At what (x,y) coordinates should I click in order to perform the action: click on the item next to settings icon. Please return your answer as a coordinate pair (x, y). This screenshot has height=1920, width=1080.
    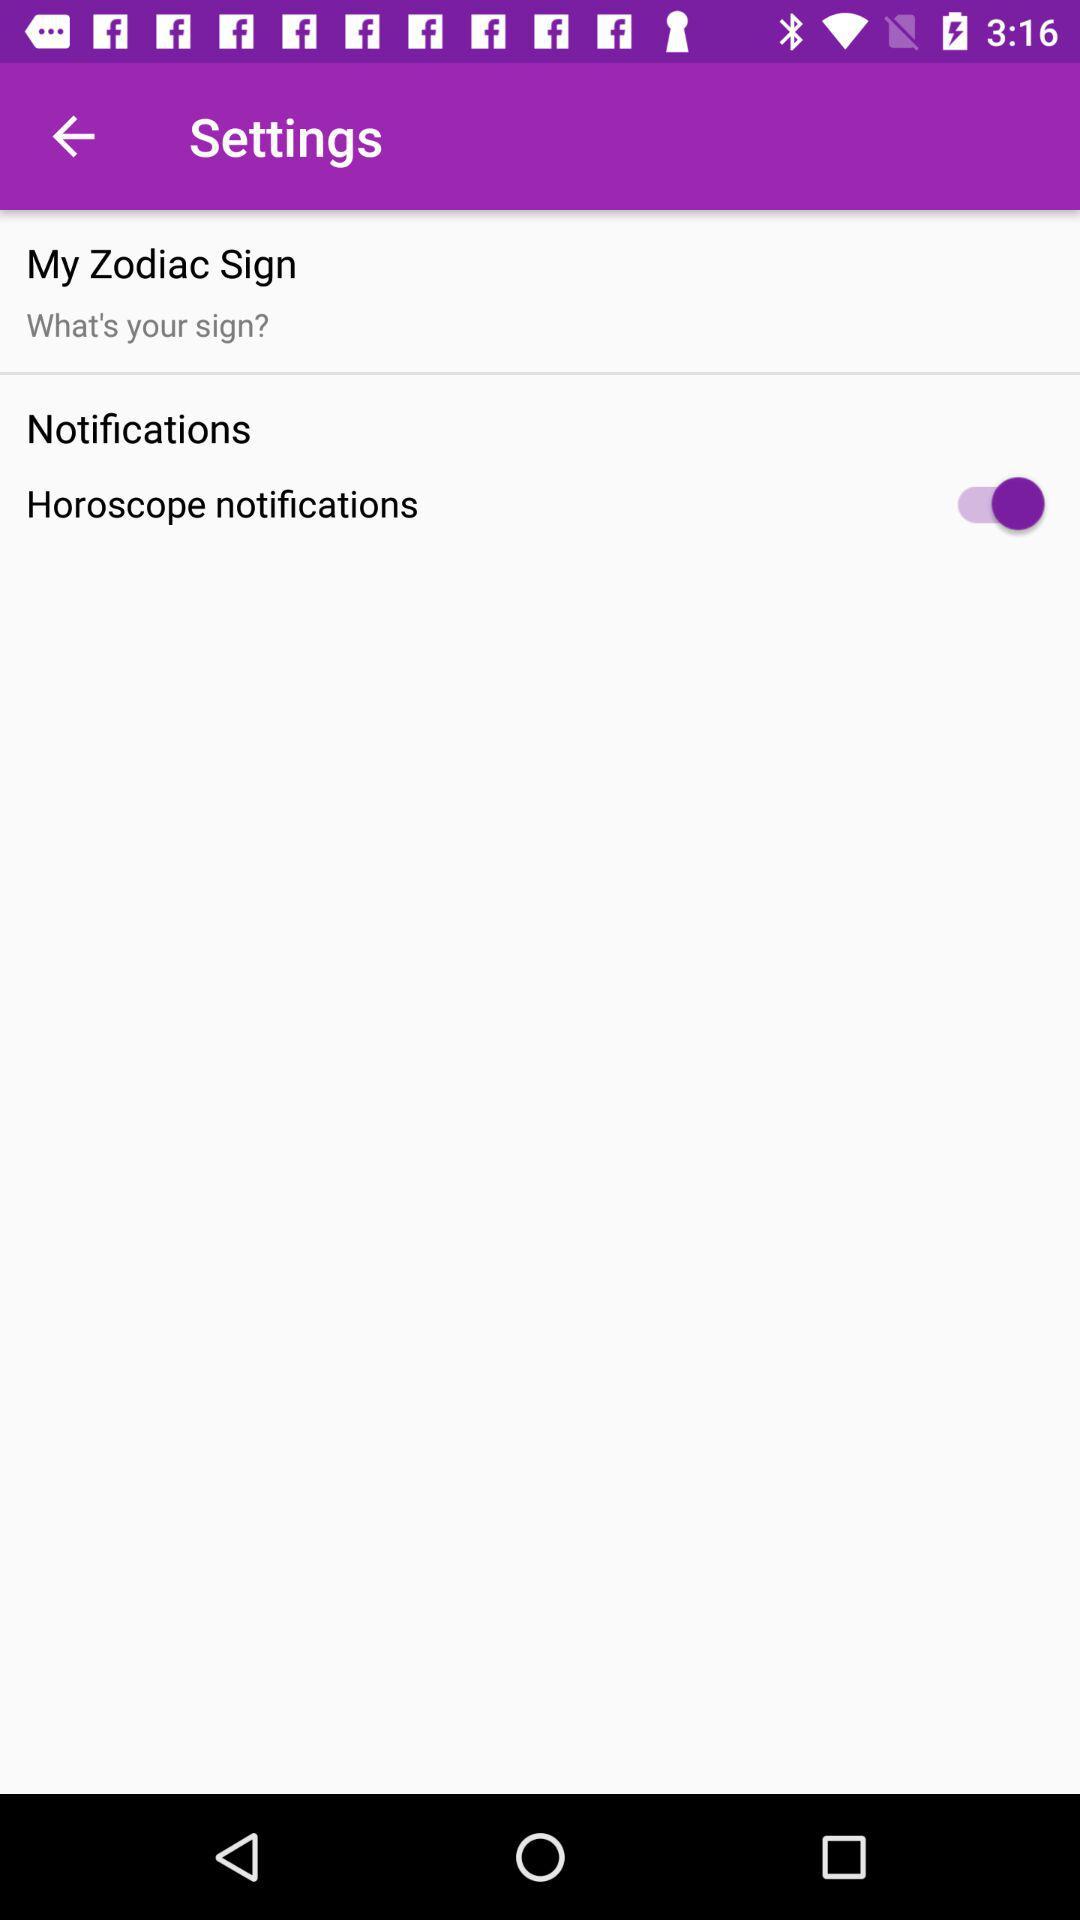
    Looking at the image, I should click on (72, 135).